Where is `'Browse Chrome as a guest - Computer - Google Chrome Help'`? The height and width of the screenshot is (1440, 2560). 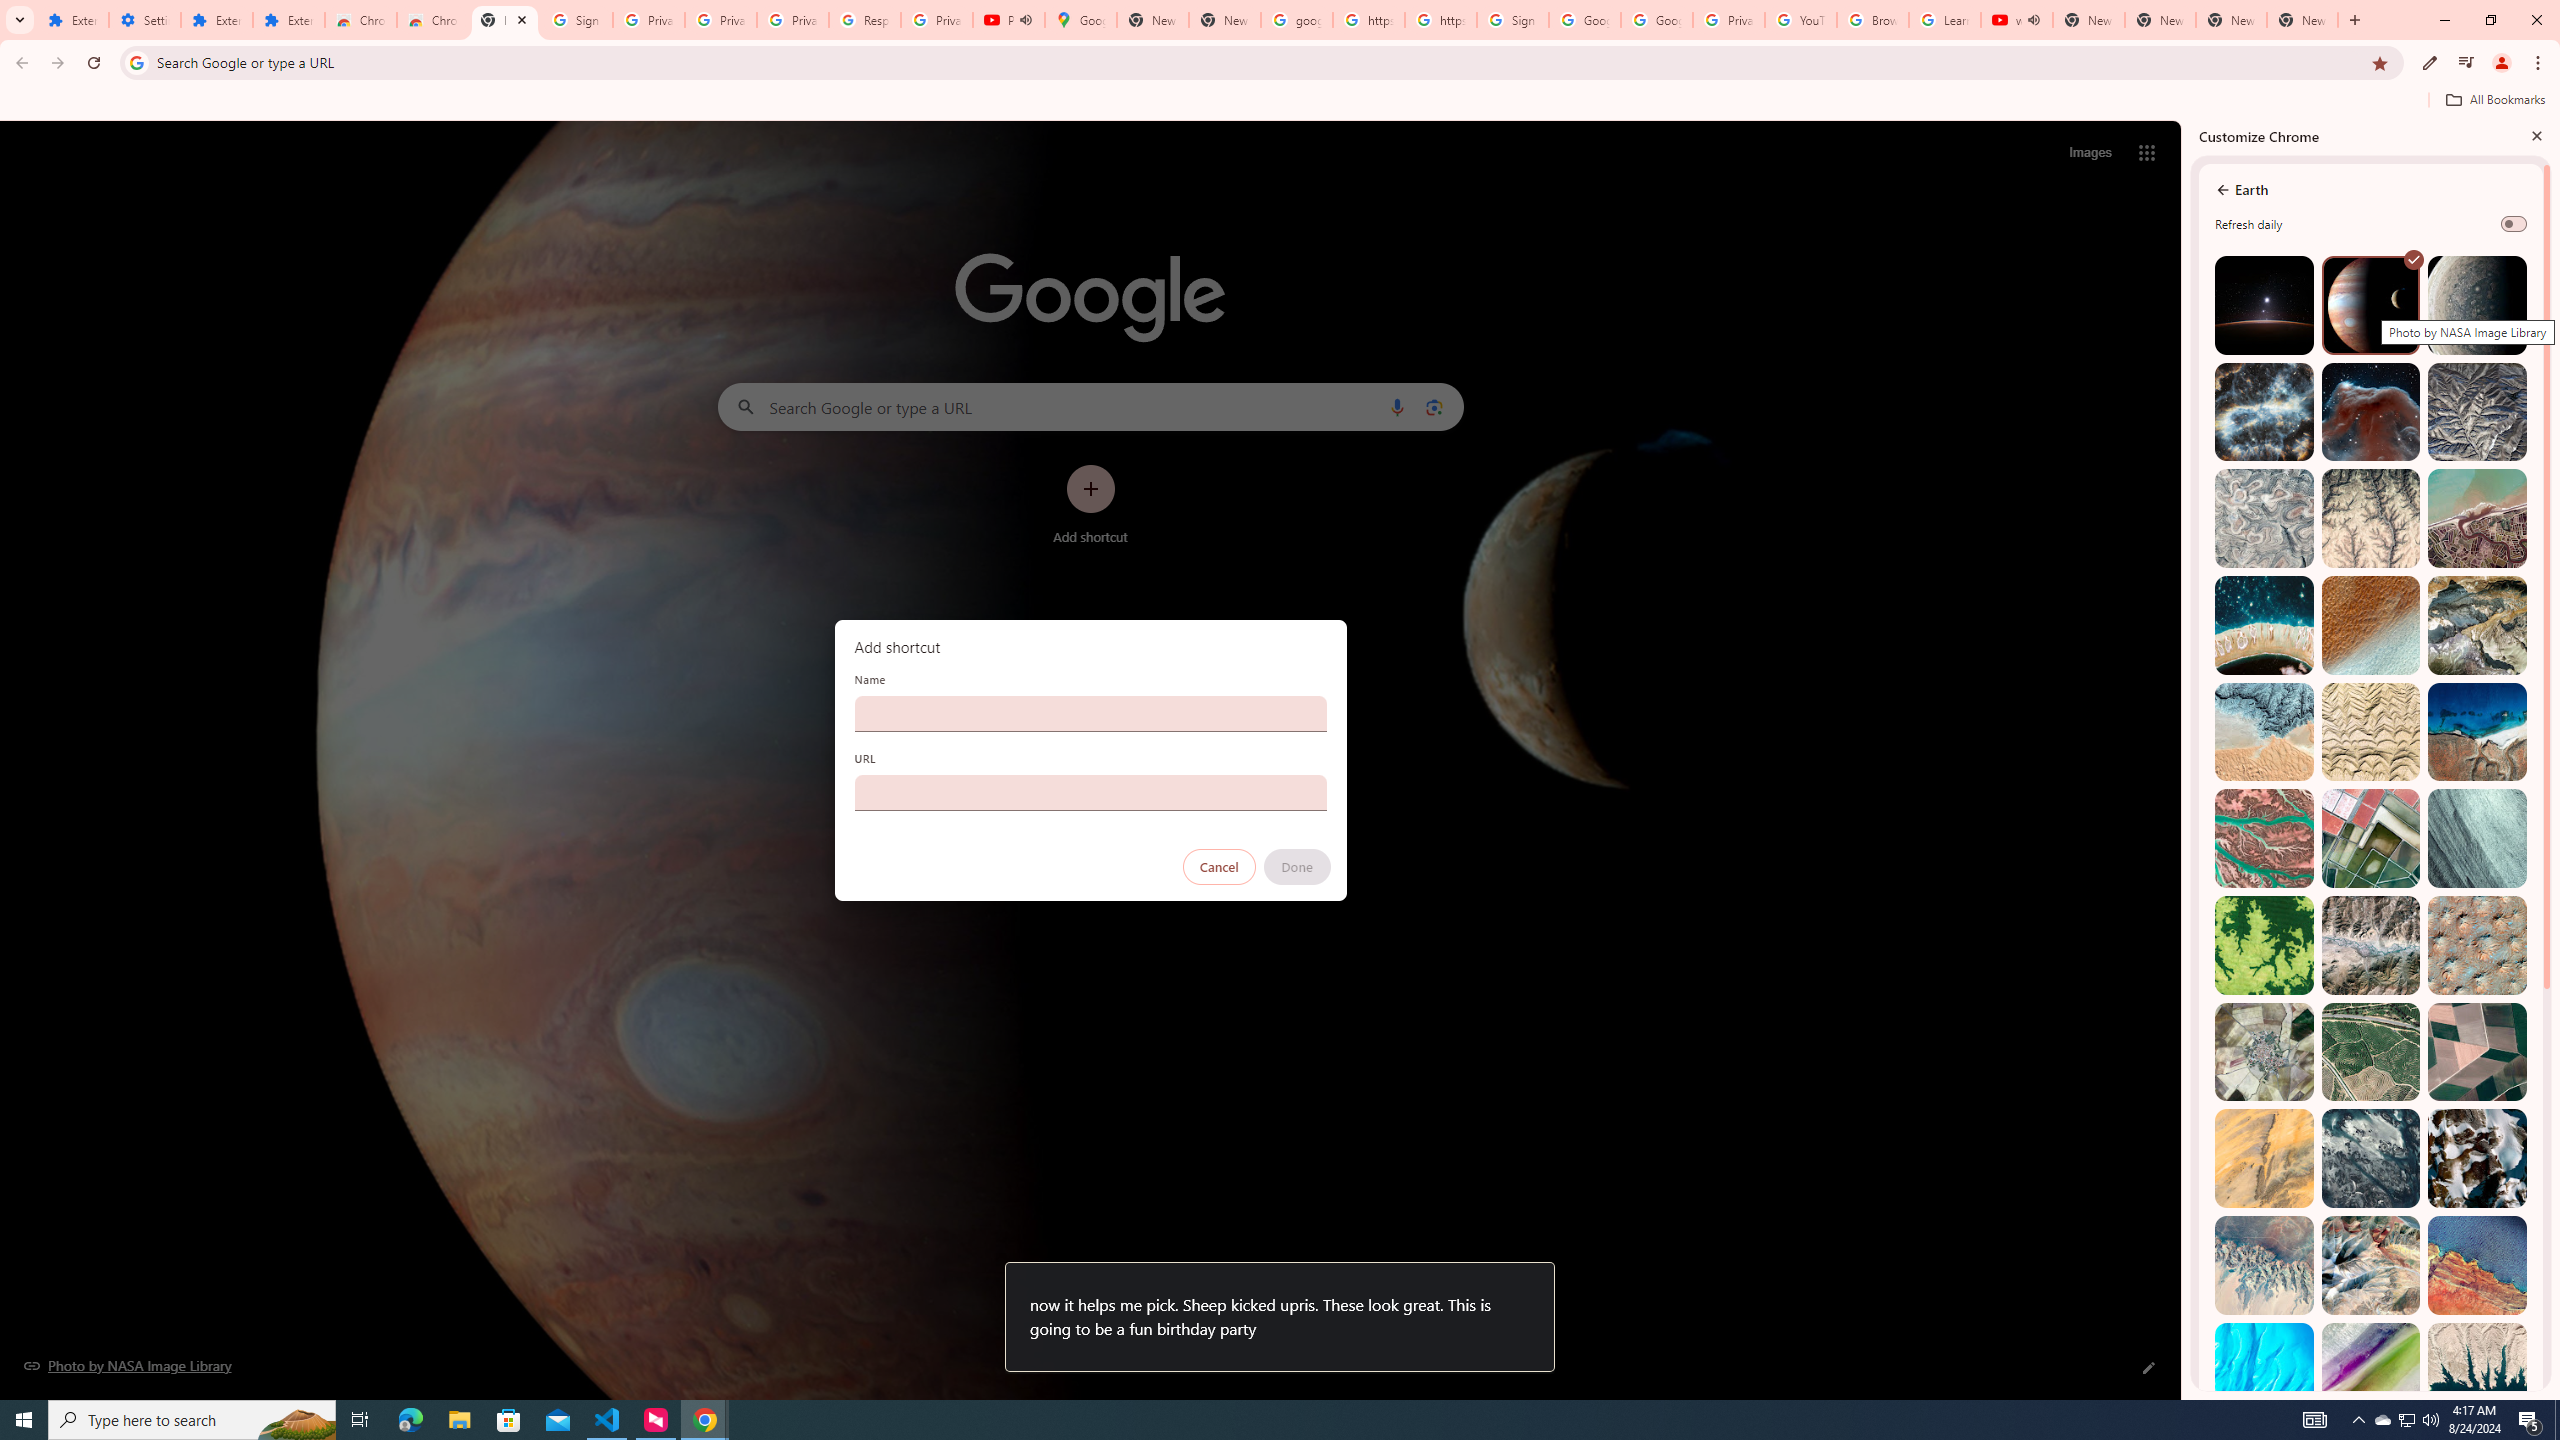
'Browse Chrome as a guest - Computer - Google Chrome Help' is located at coordinates (1871, 19).